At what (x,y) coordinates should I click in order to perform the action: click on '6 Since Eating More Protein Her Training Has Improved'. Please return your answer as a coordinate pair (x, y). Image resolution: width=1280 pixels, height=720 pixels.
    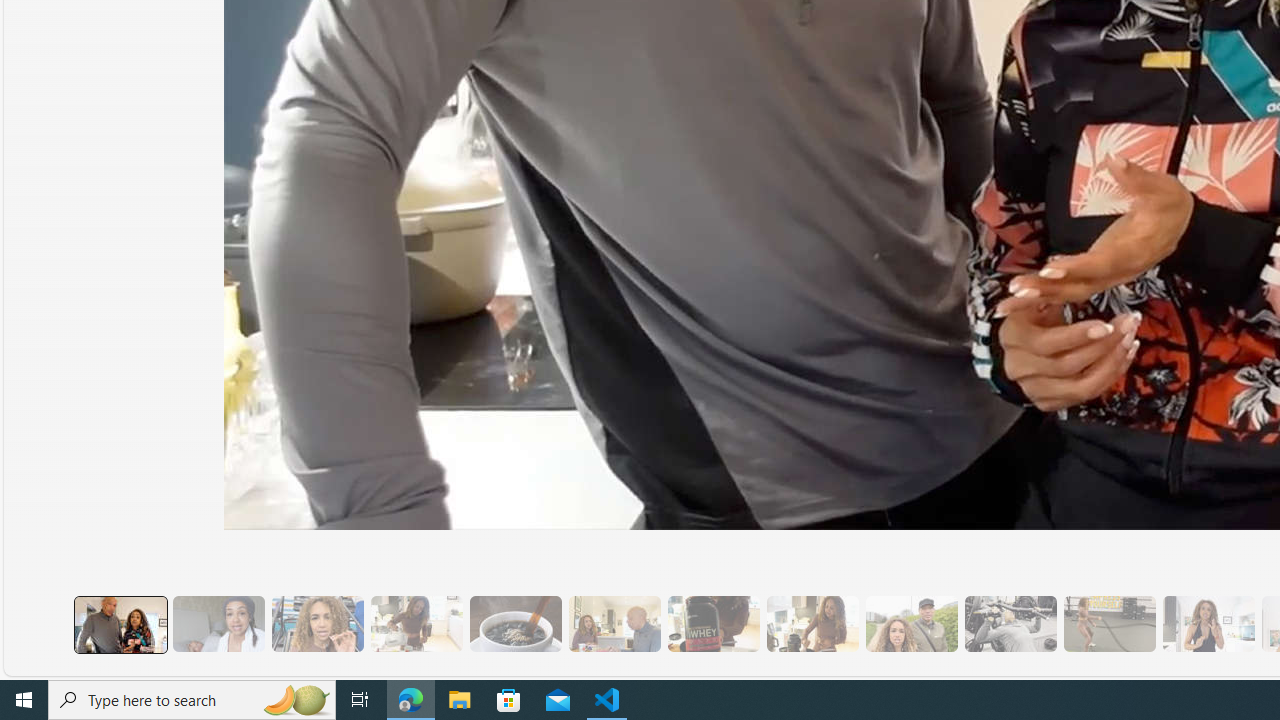
    Looking at the image, I should click on (713, 623).